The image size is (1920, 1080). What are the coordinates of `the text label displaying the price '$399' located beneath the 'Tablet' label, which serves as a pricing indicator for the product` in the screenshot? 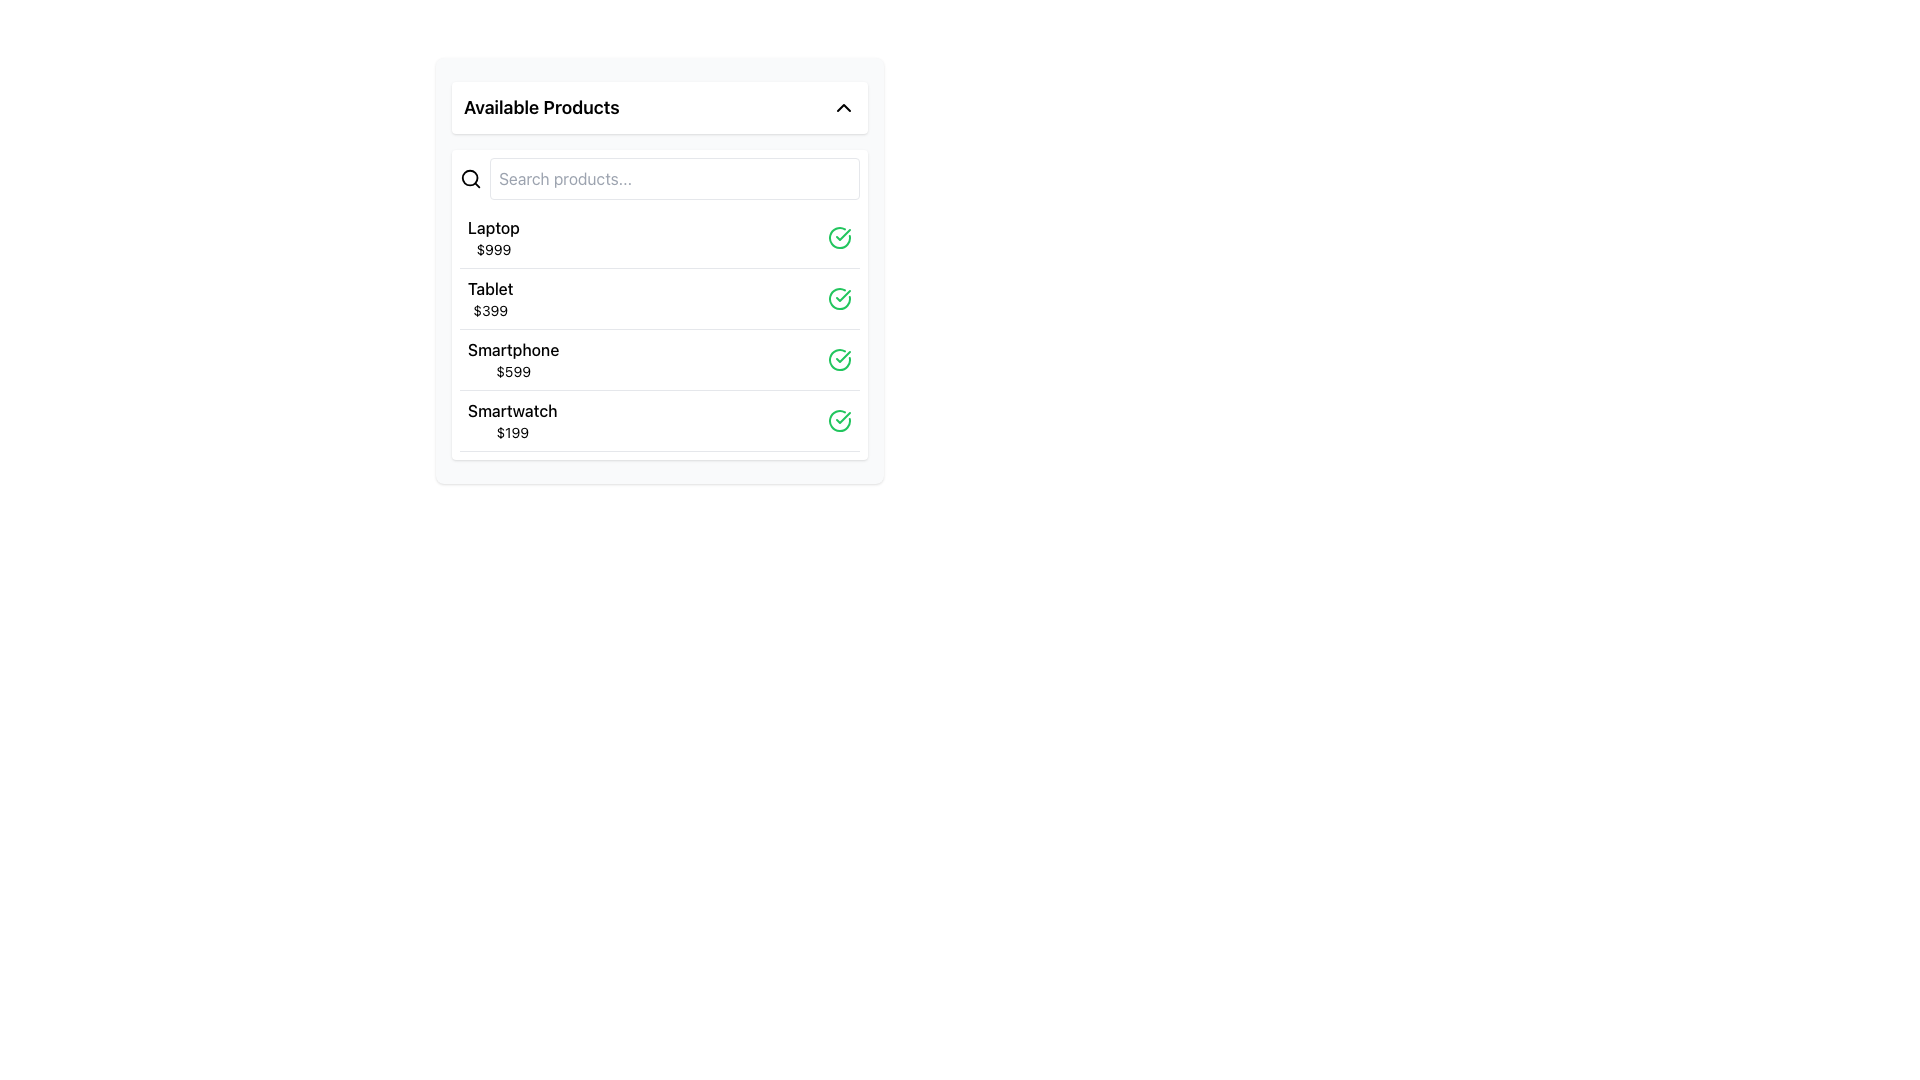 It's located at (490, 311).